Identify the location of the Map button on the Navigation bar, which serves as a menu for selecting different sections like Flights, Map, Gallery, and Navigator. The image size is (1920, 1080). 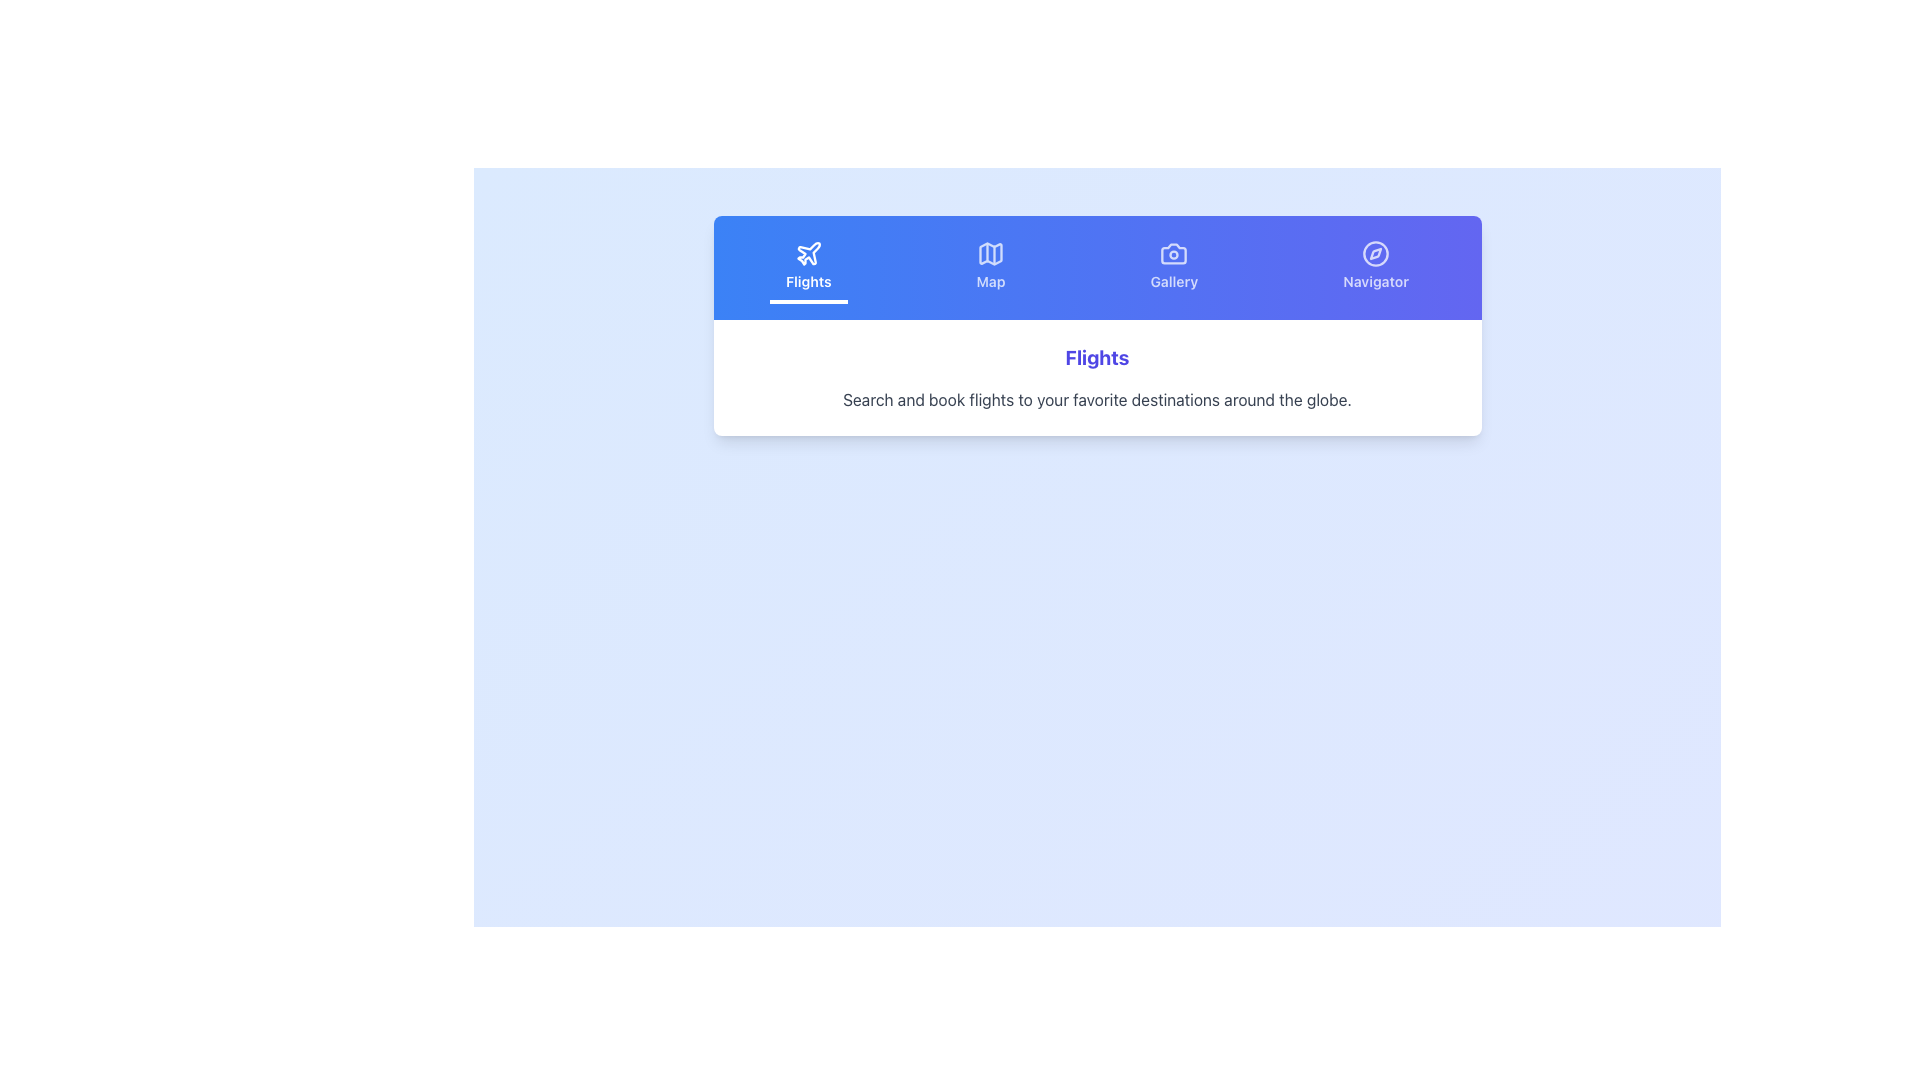
(1096, 266).